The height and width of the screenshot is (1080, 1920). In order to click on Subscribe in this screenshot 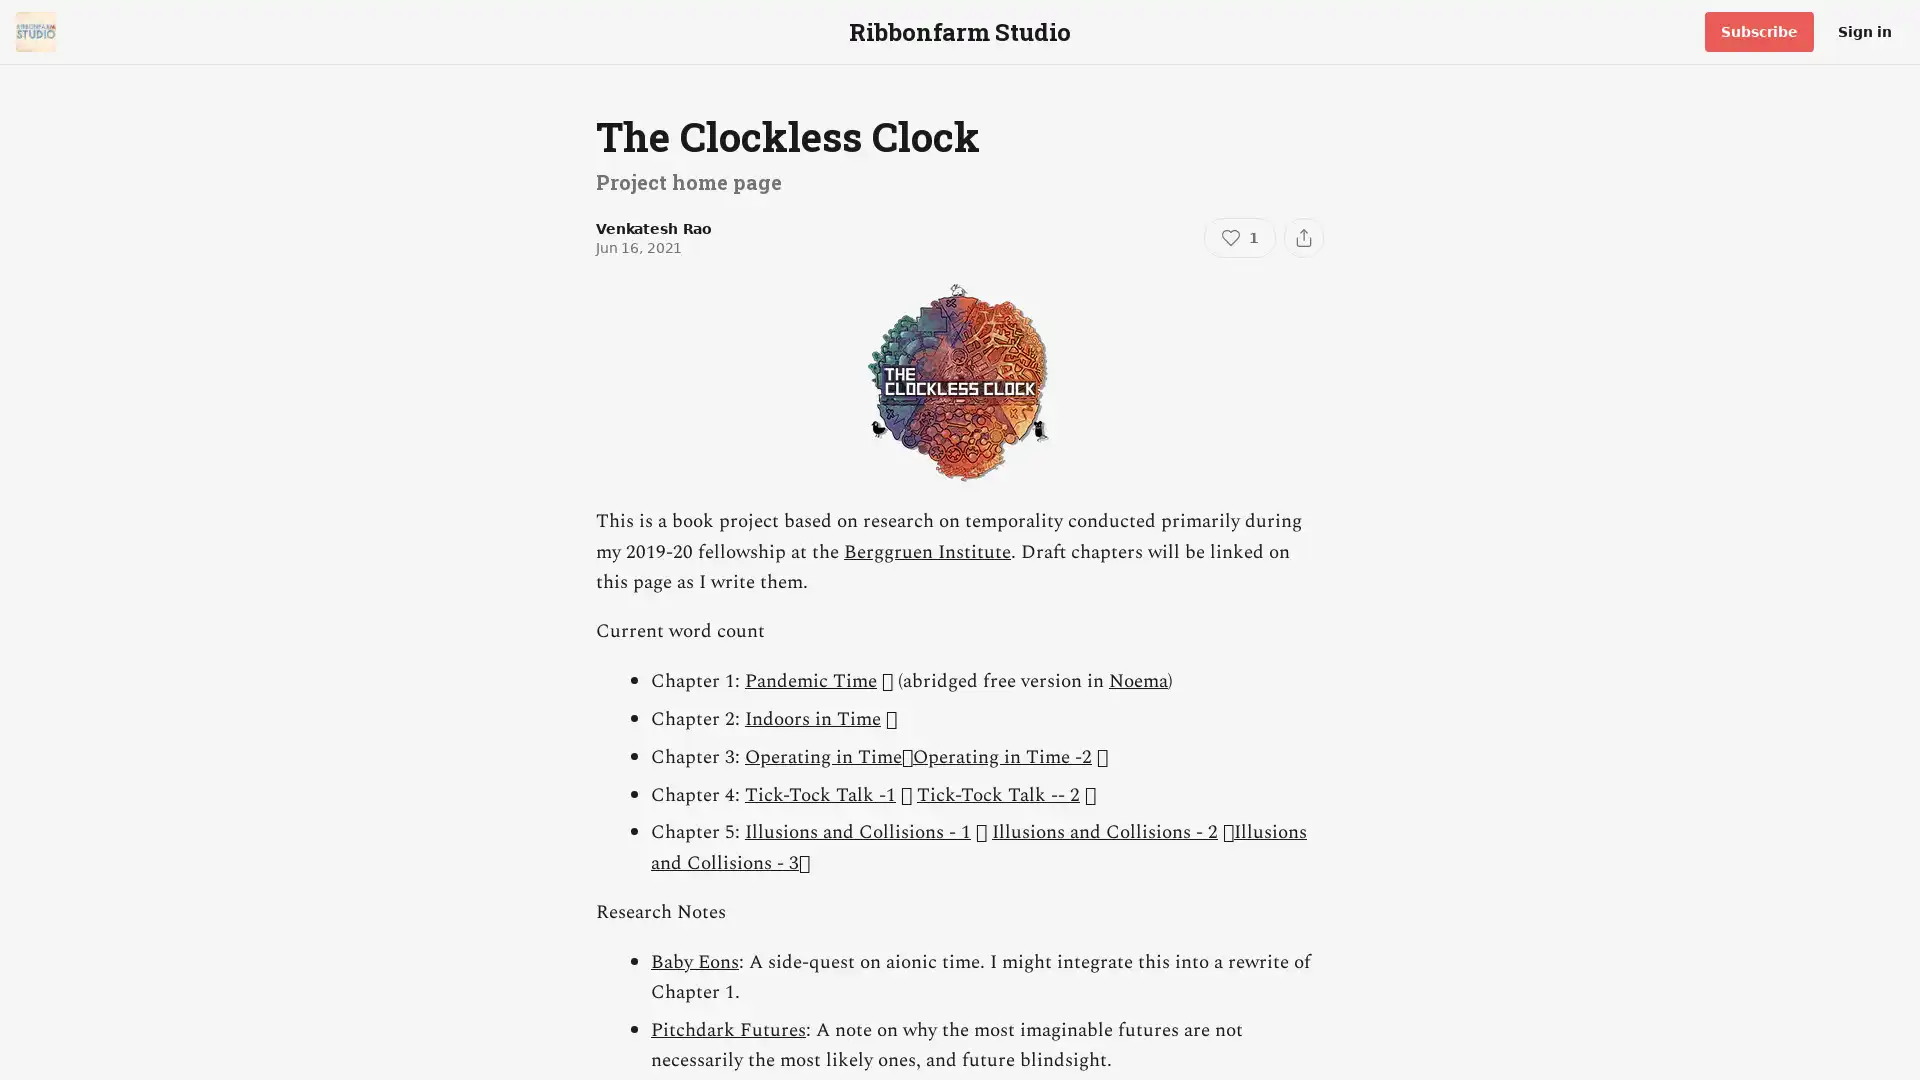, I will do `click(1758, 31)`.